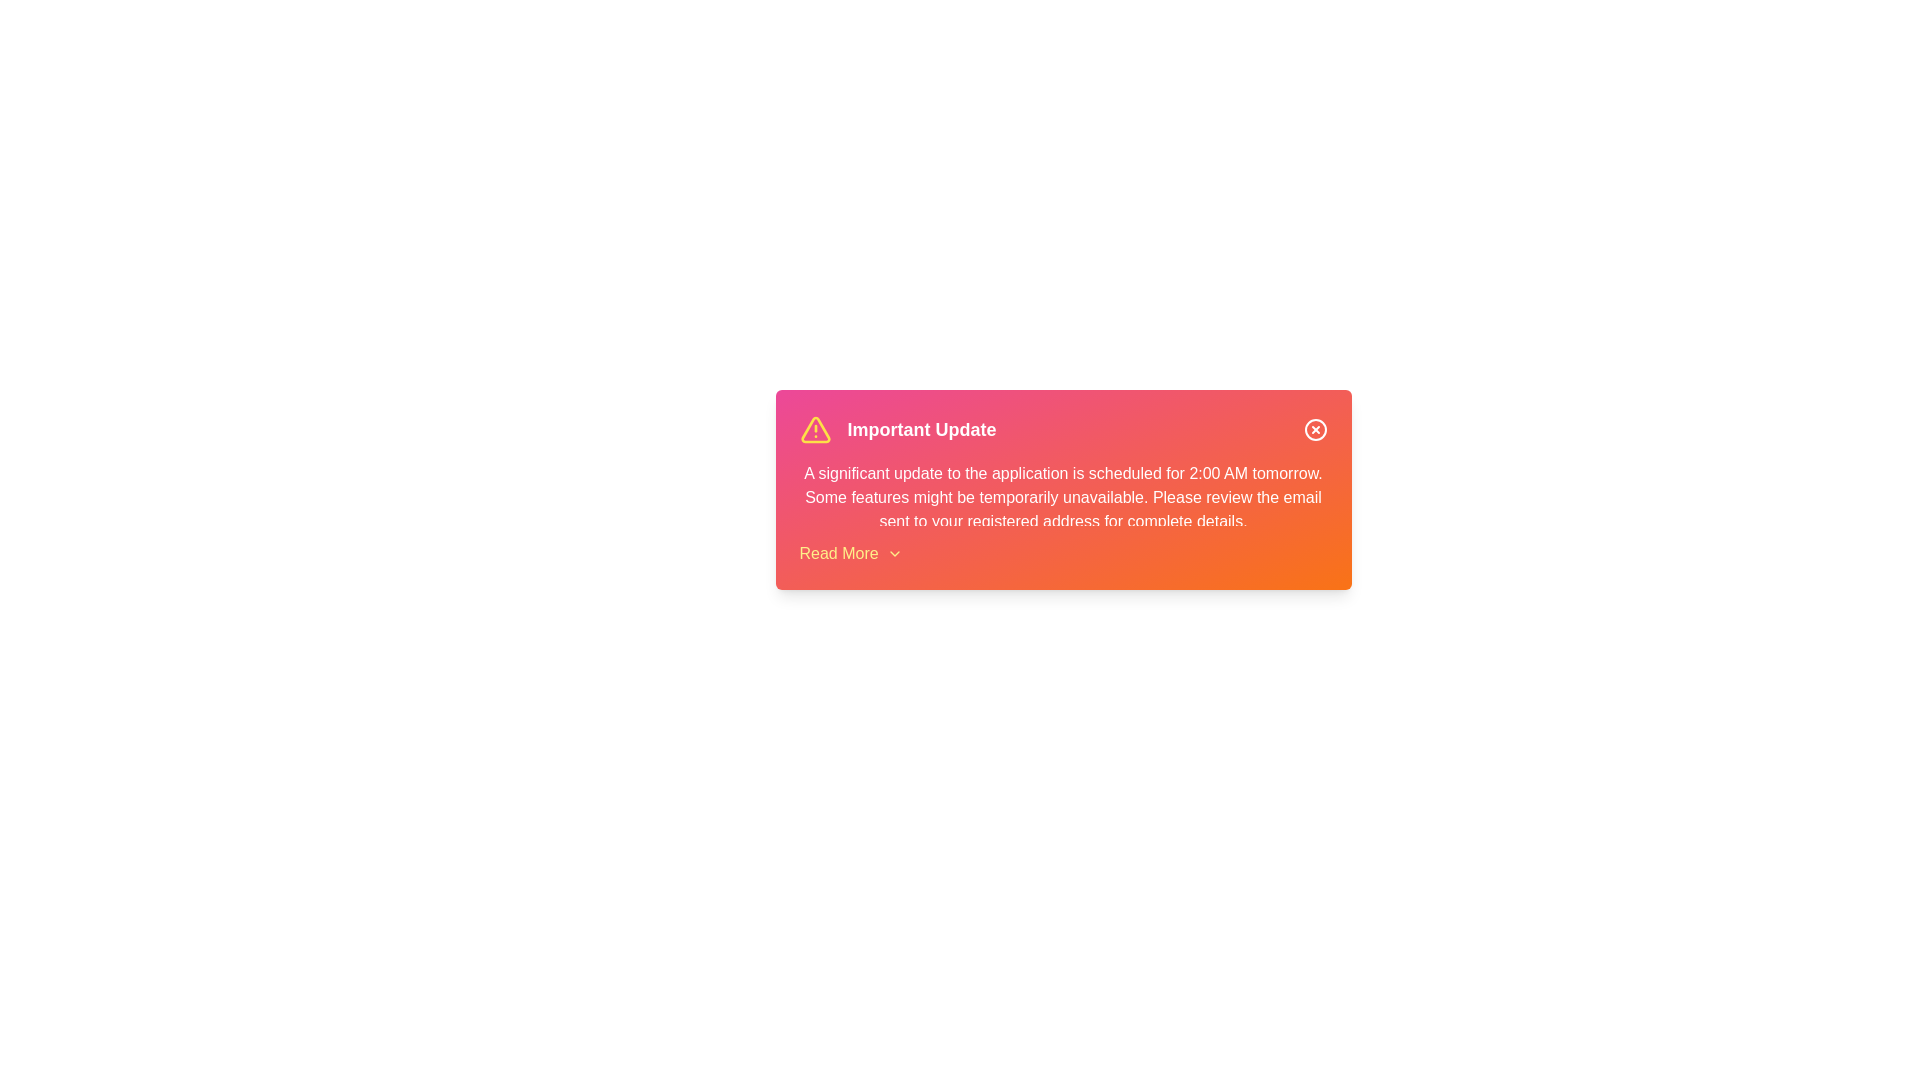  I want to click on the title of the alert message for accessibility testing, so click(920, 428).